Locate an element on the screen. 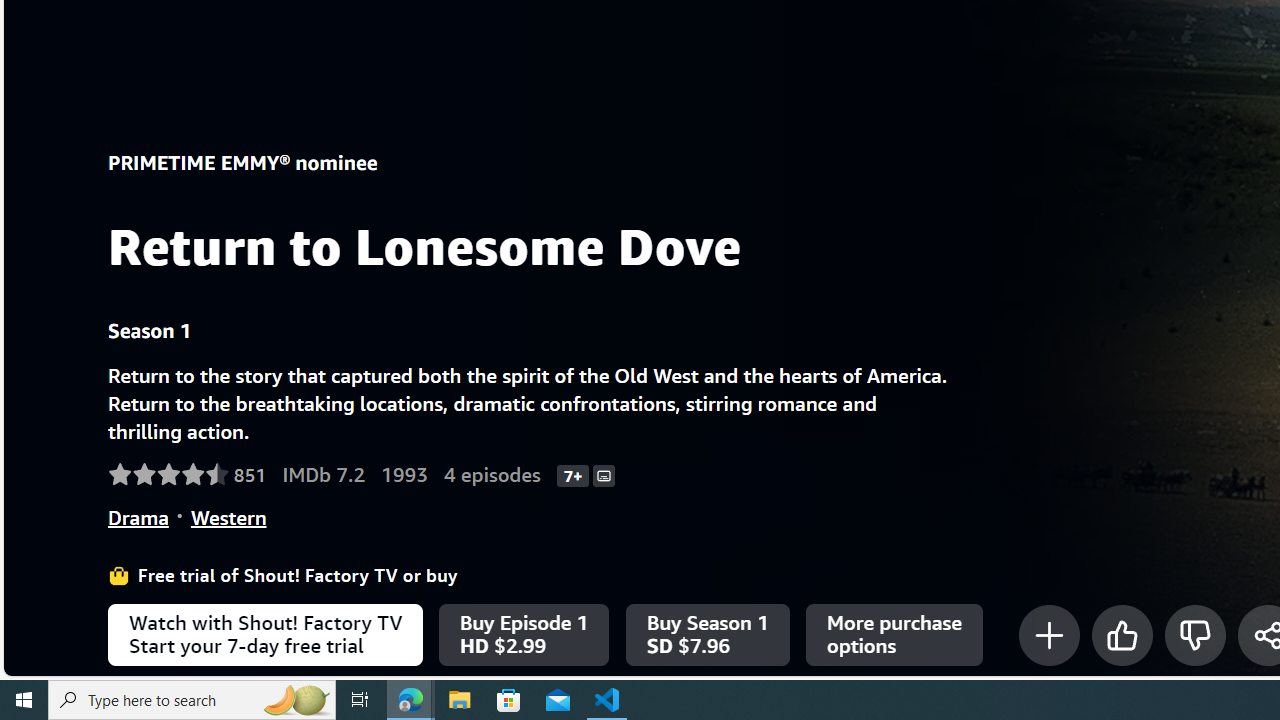 This screenshot has height=720, width=1280. 'Buy Season 1 SD $7.96' is located at coordinates (707, 635).